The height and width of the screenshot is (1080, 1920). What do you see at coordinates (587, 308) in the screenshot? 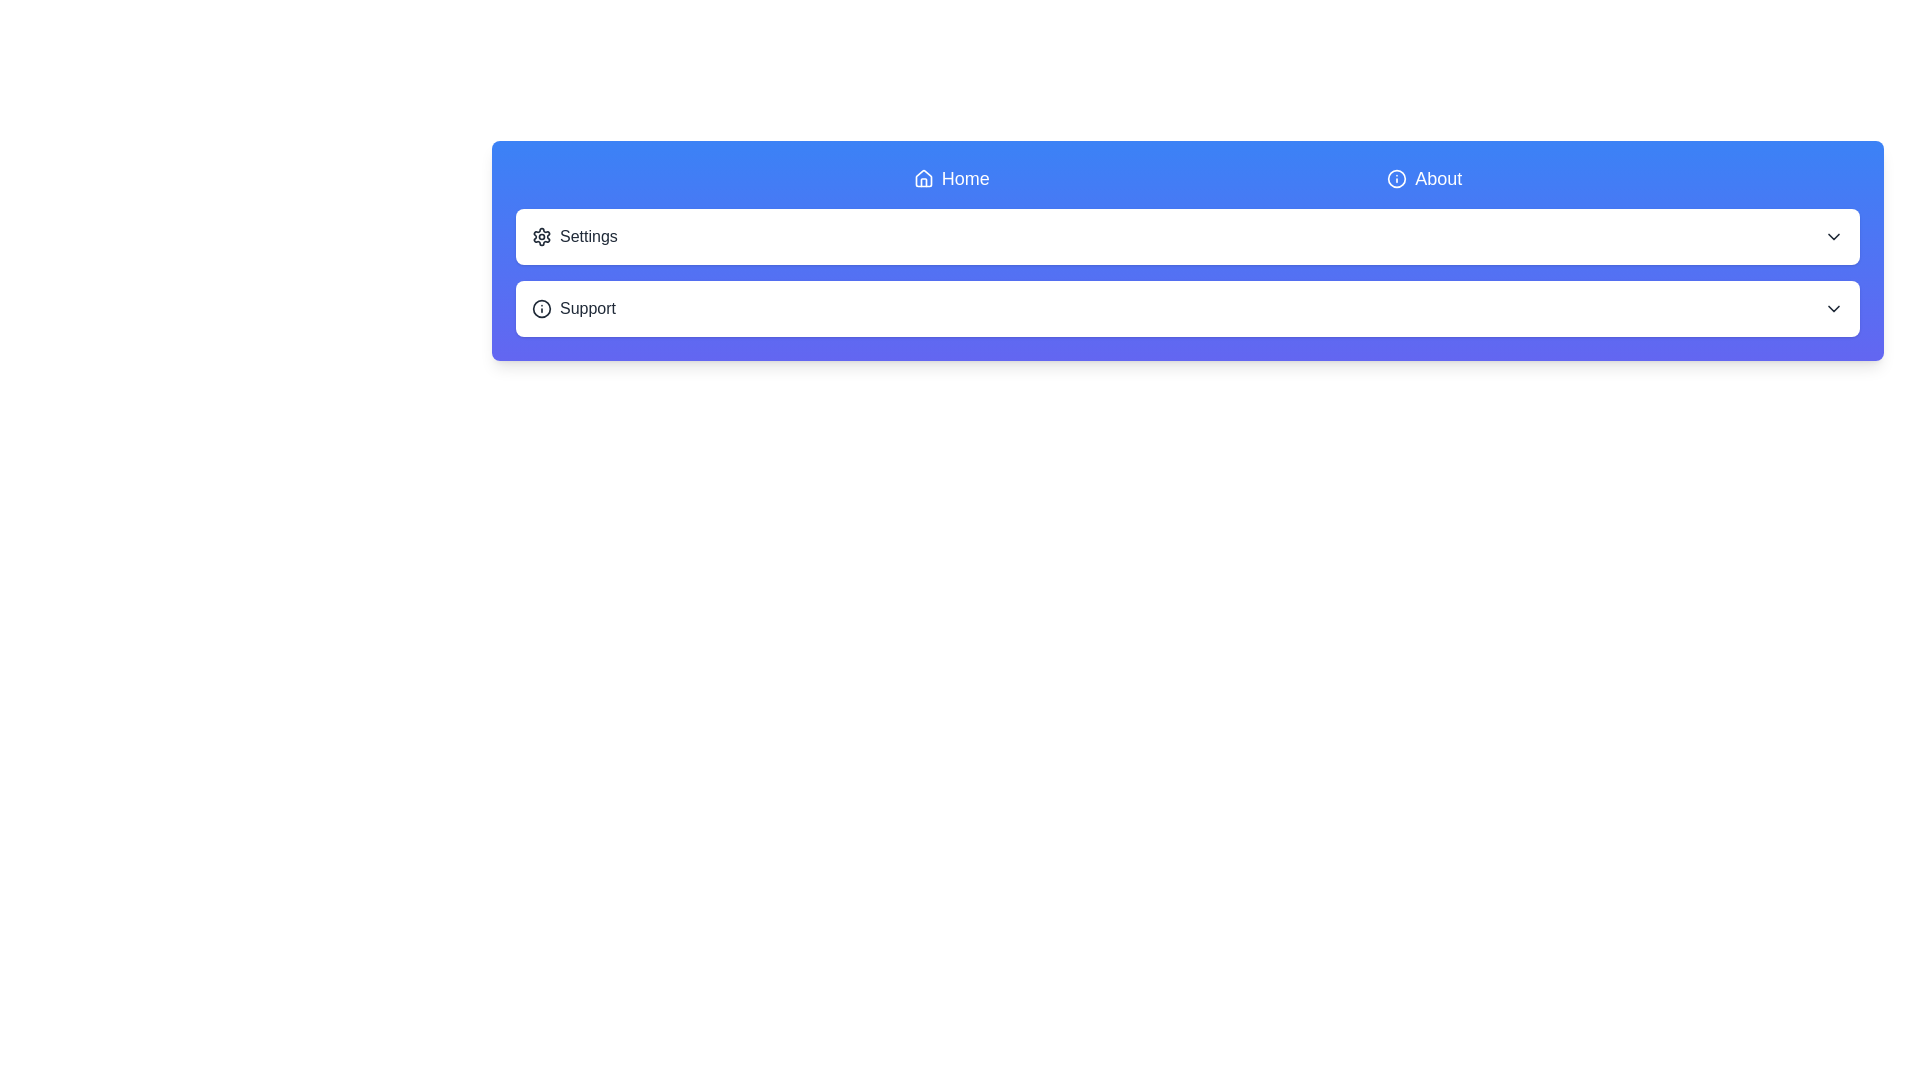
I see `the text label located at the lower row of the interface, which provides a name or description related to support actions, situated closely to an icon on the left` at bounding box center [587, 308].